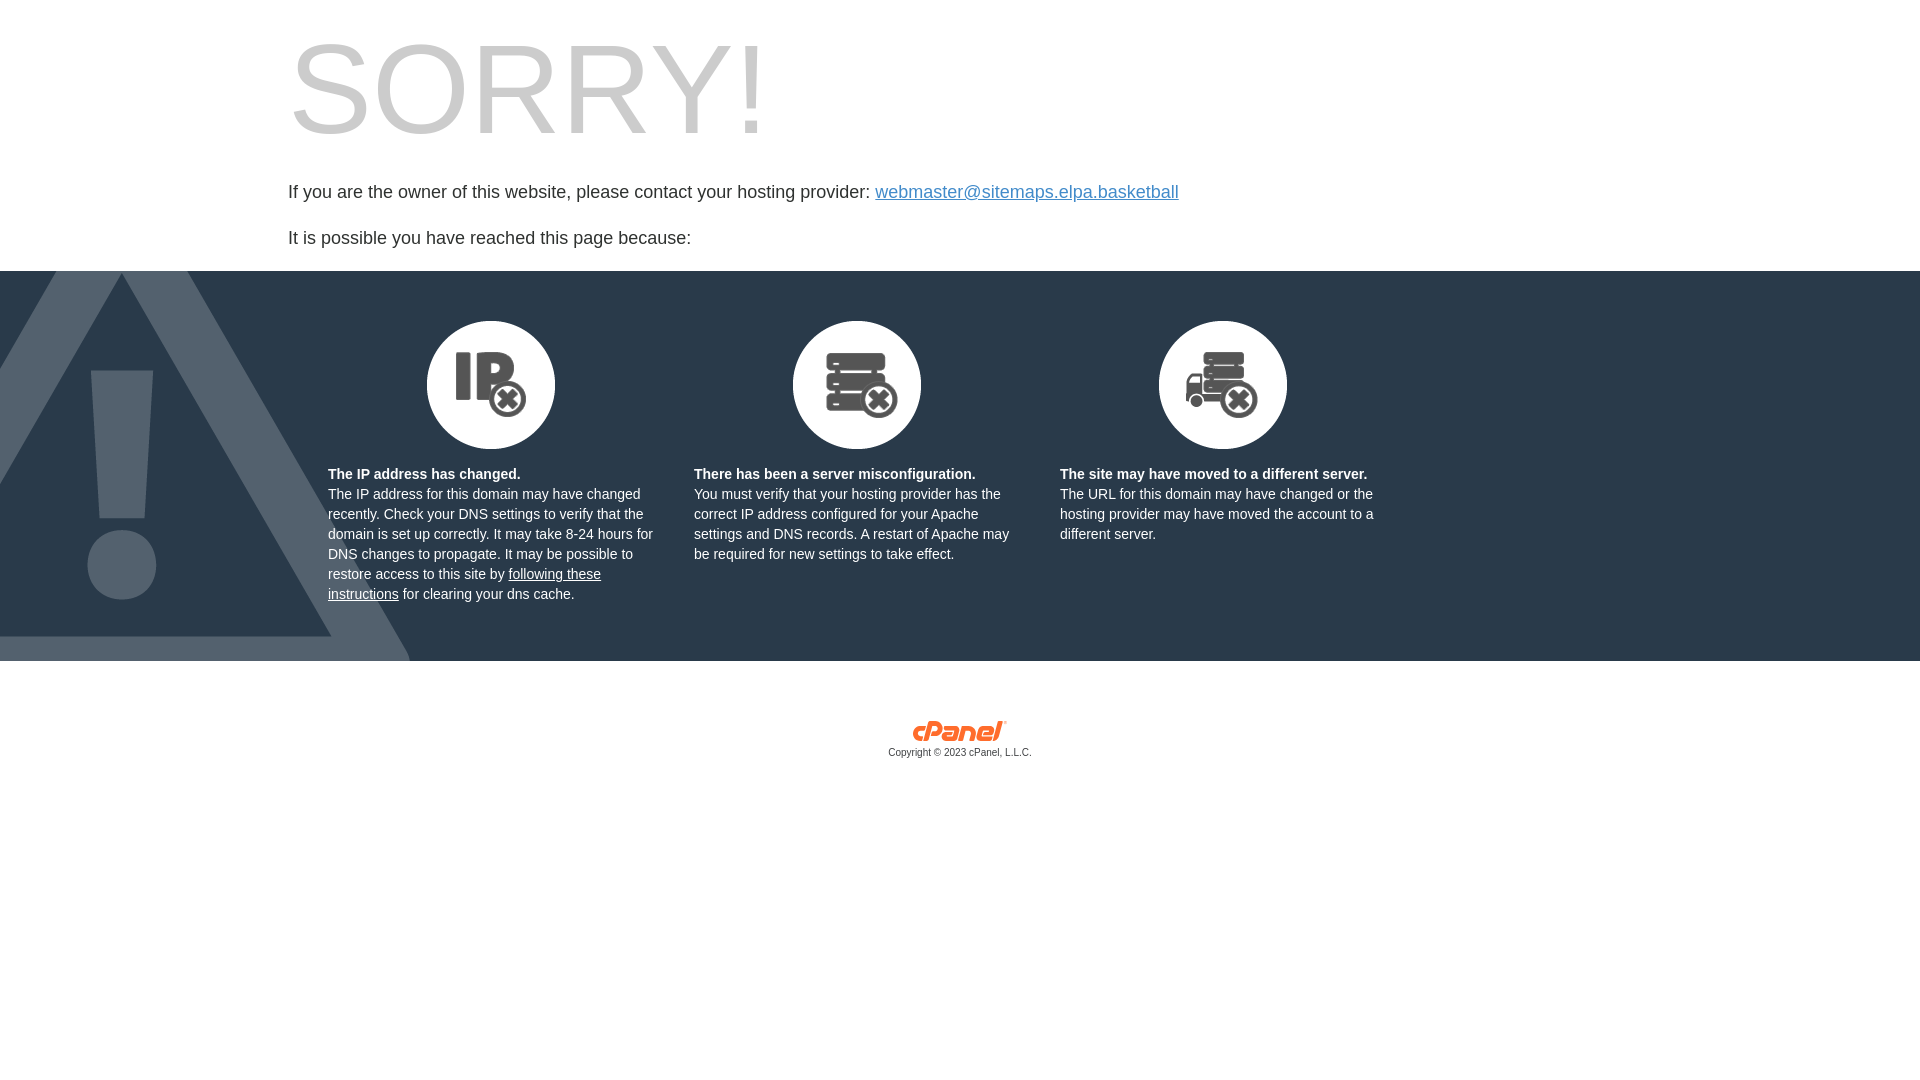  I want to click on 'following these instructions', so click(463, 583).